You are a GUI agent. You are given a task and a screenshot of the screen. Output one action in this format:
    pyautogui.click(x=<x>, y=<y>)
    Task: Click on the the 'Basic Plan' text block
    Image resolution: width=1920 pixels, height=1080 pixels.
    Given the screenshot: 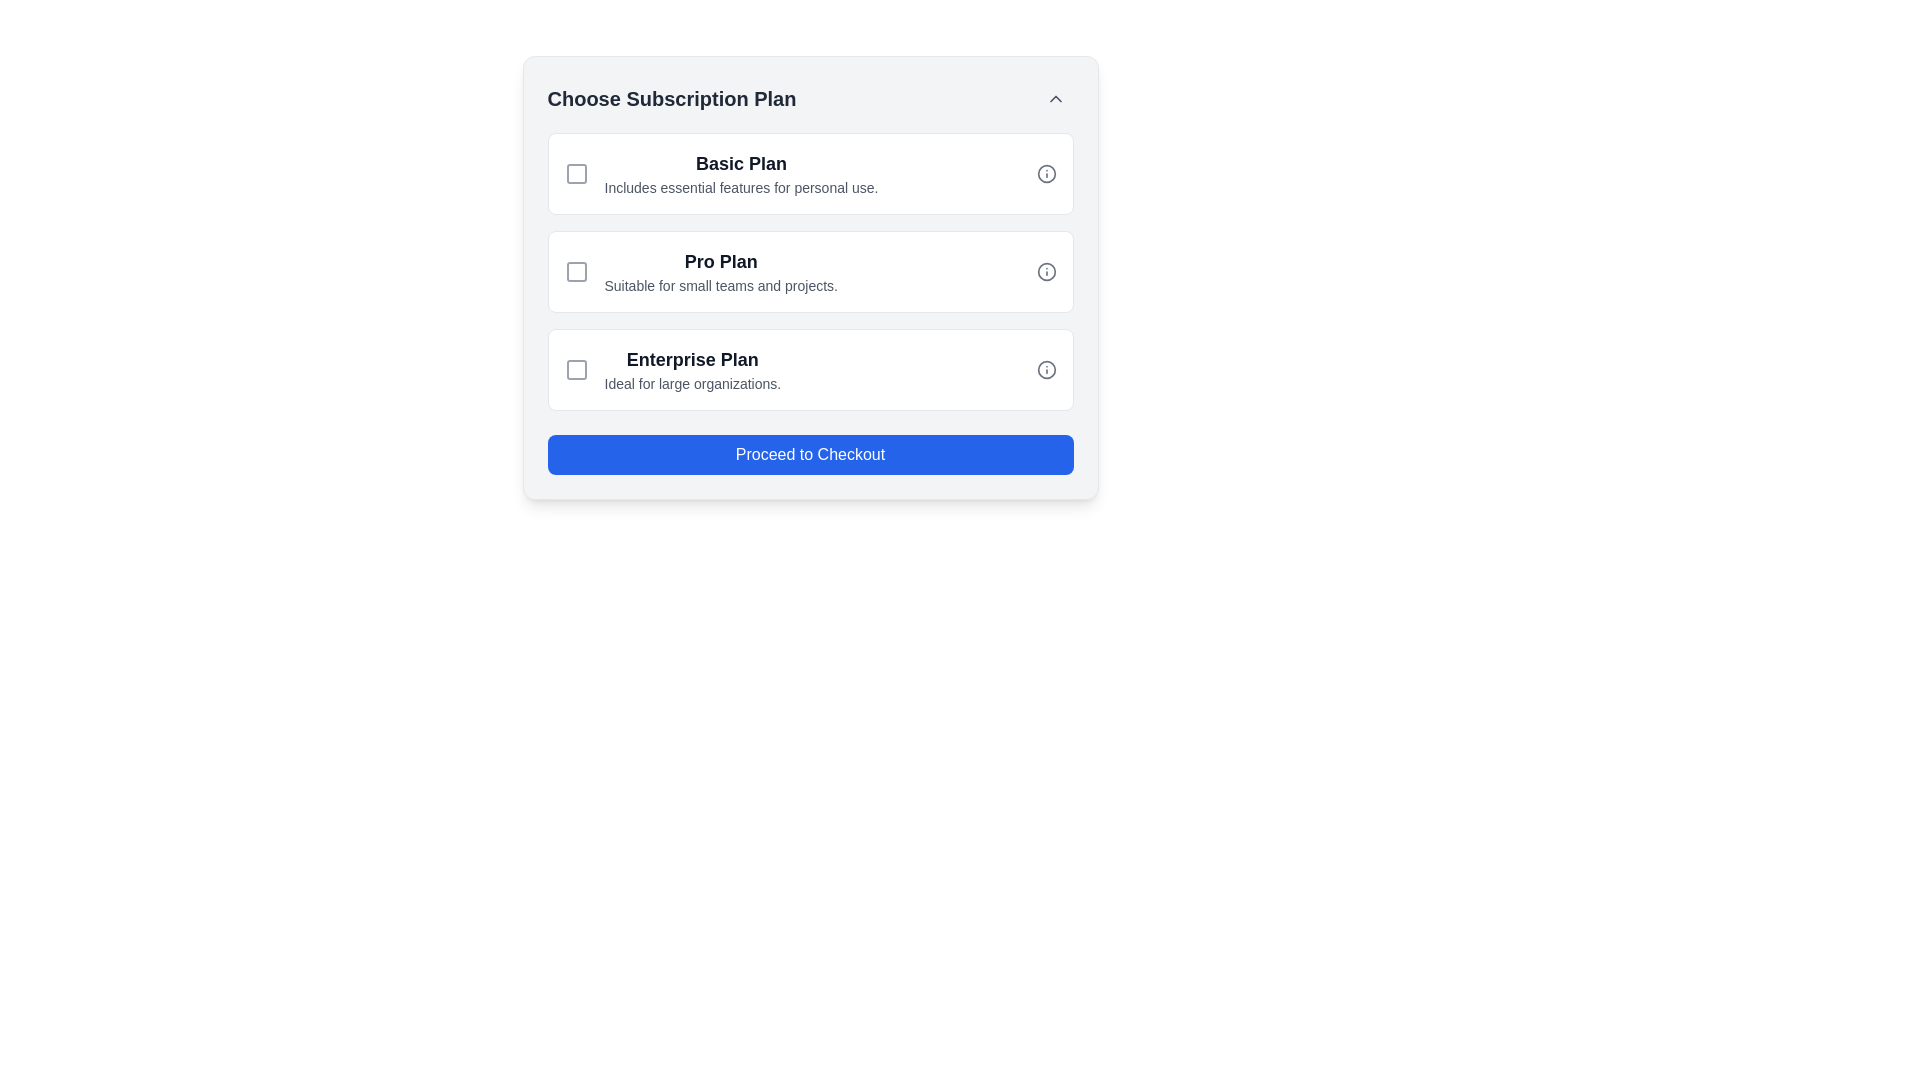 What is the action you would take?
    pyautogui.click(x=740, y=172)
    